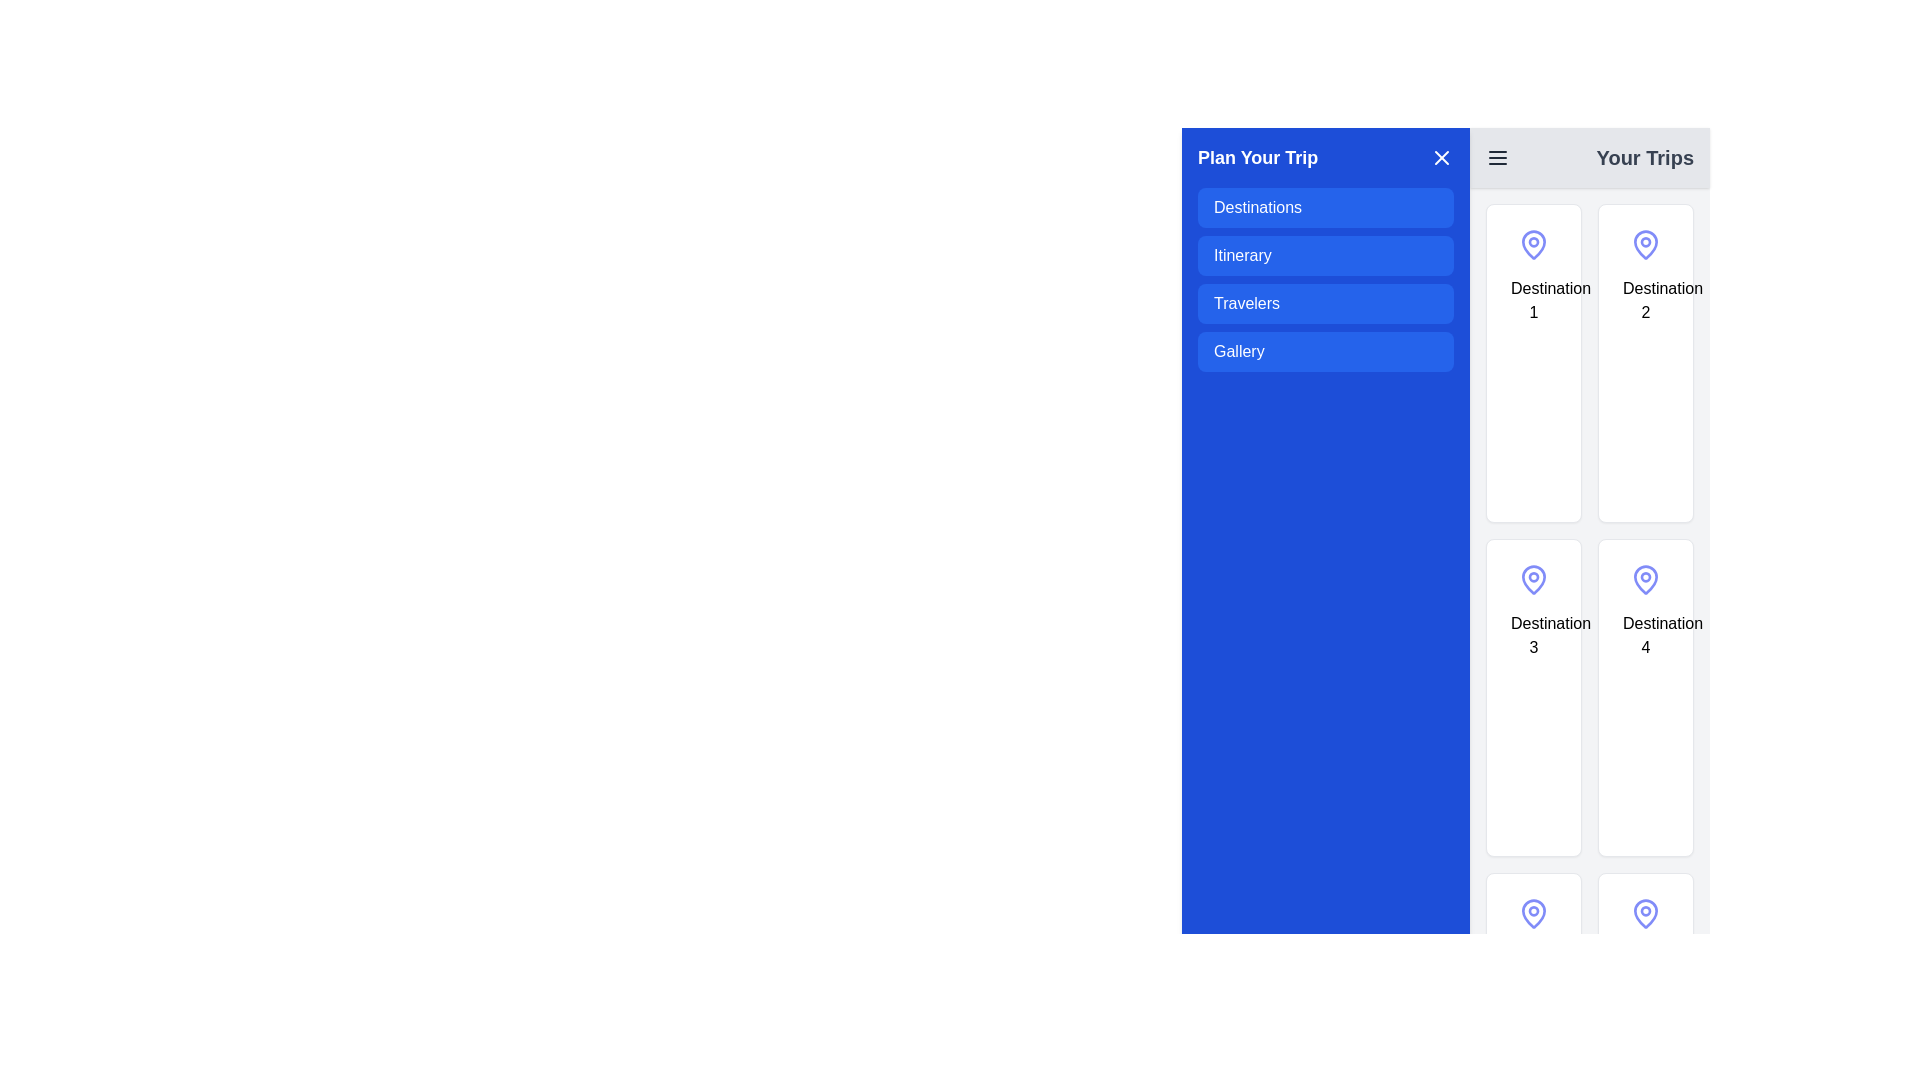  What do you see at coordinates (1257, 157) in the screenshot?
I see `the 'Plan Your Trip' text label, which is a bold, large-sized white font on a blue background located at the top of a vertical menu layout` at bounding box center [1257, 157].